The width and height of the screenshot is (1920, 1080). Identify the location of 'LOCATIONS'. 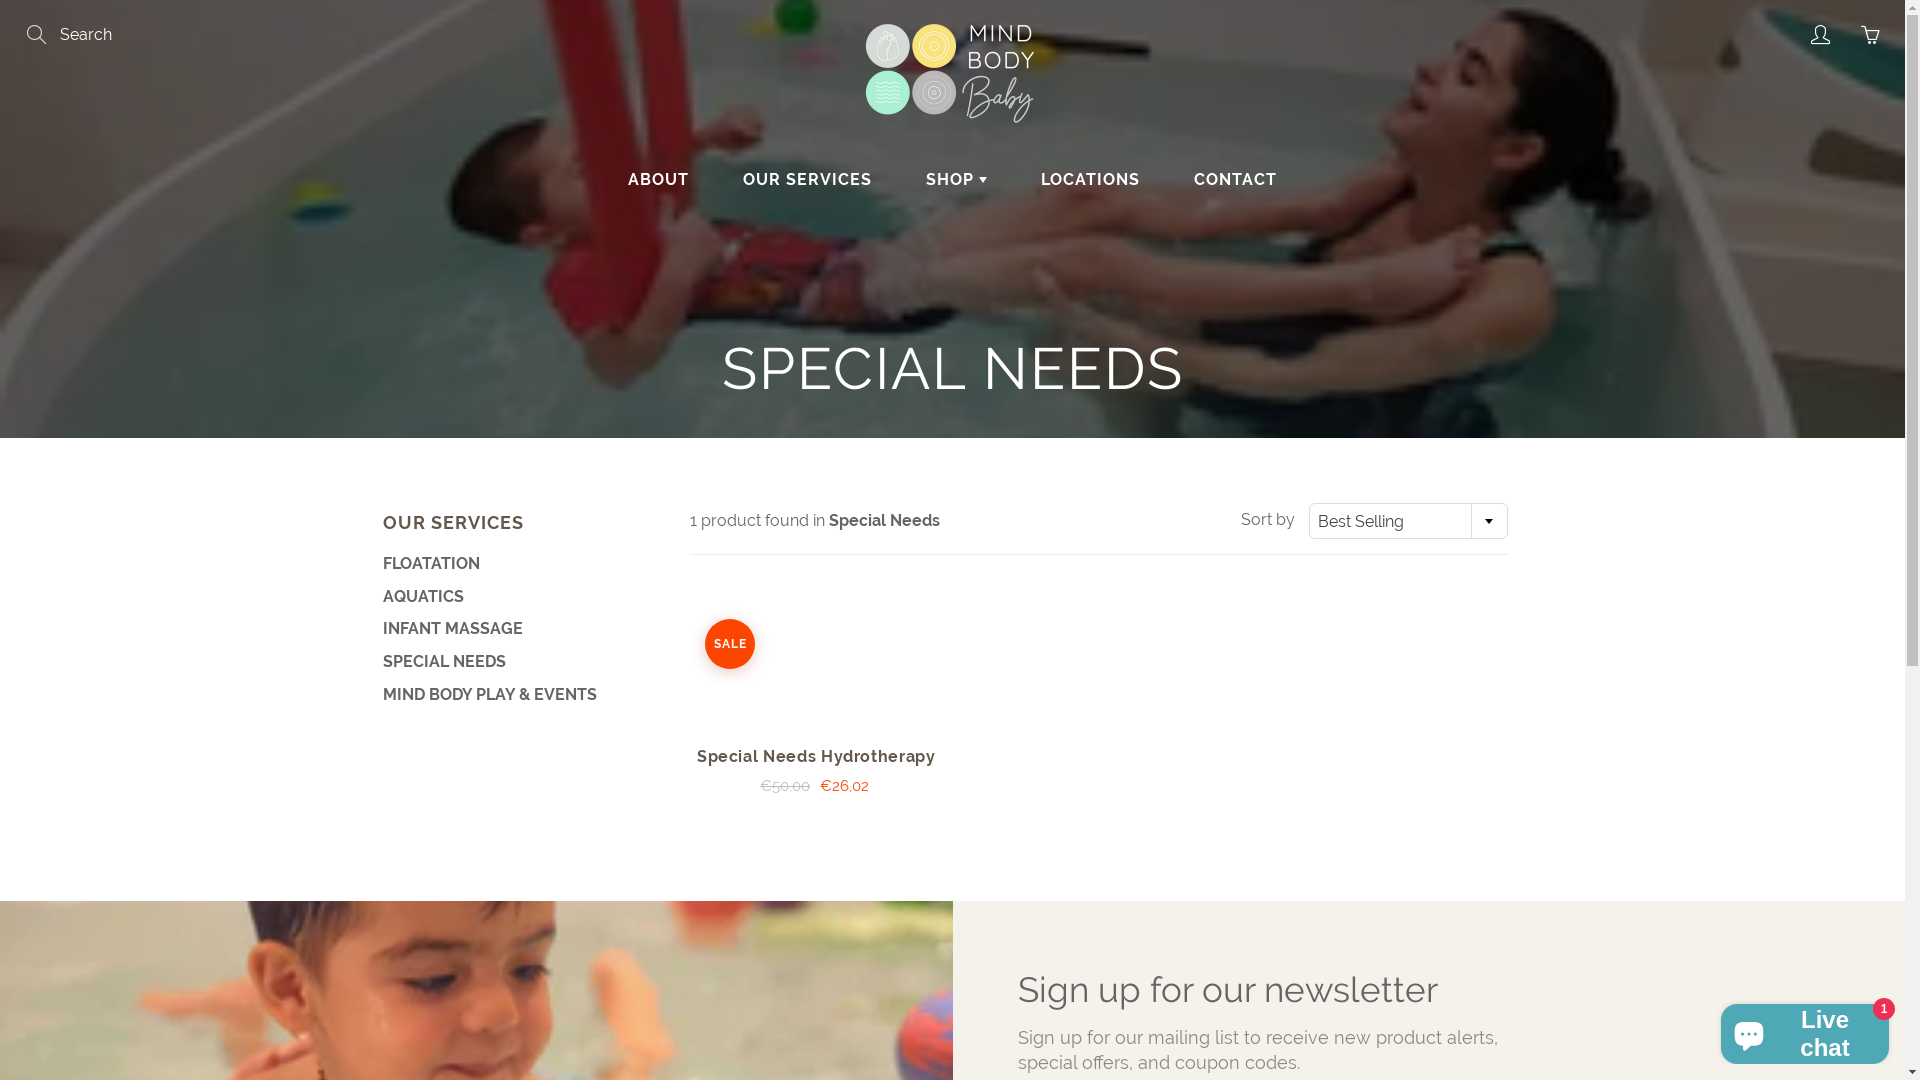
(1016, 180).